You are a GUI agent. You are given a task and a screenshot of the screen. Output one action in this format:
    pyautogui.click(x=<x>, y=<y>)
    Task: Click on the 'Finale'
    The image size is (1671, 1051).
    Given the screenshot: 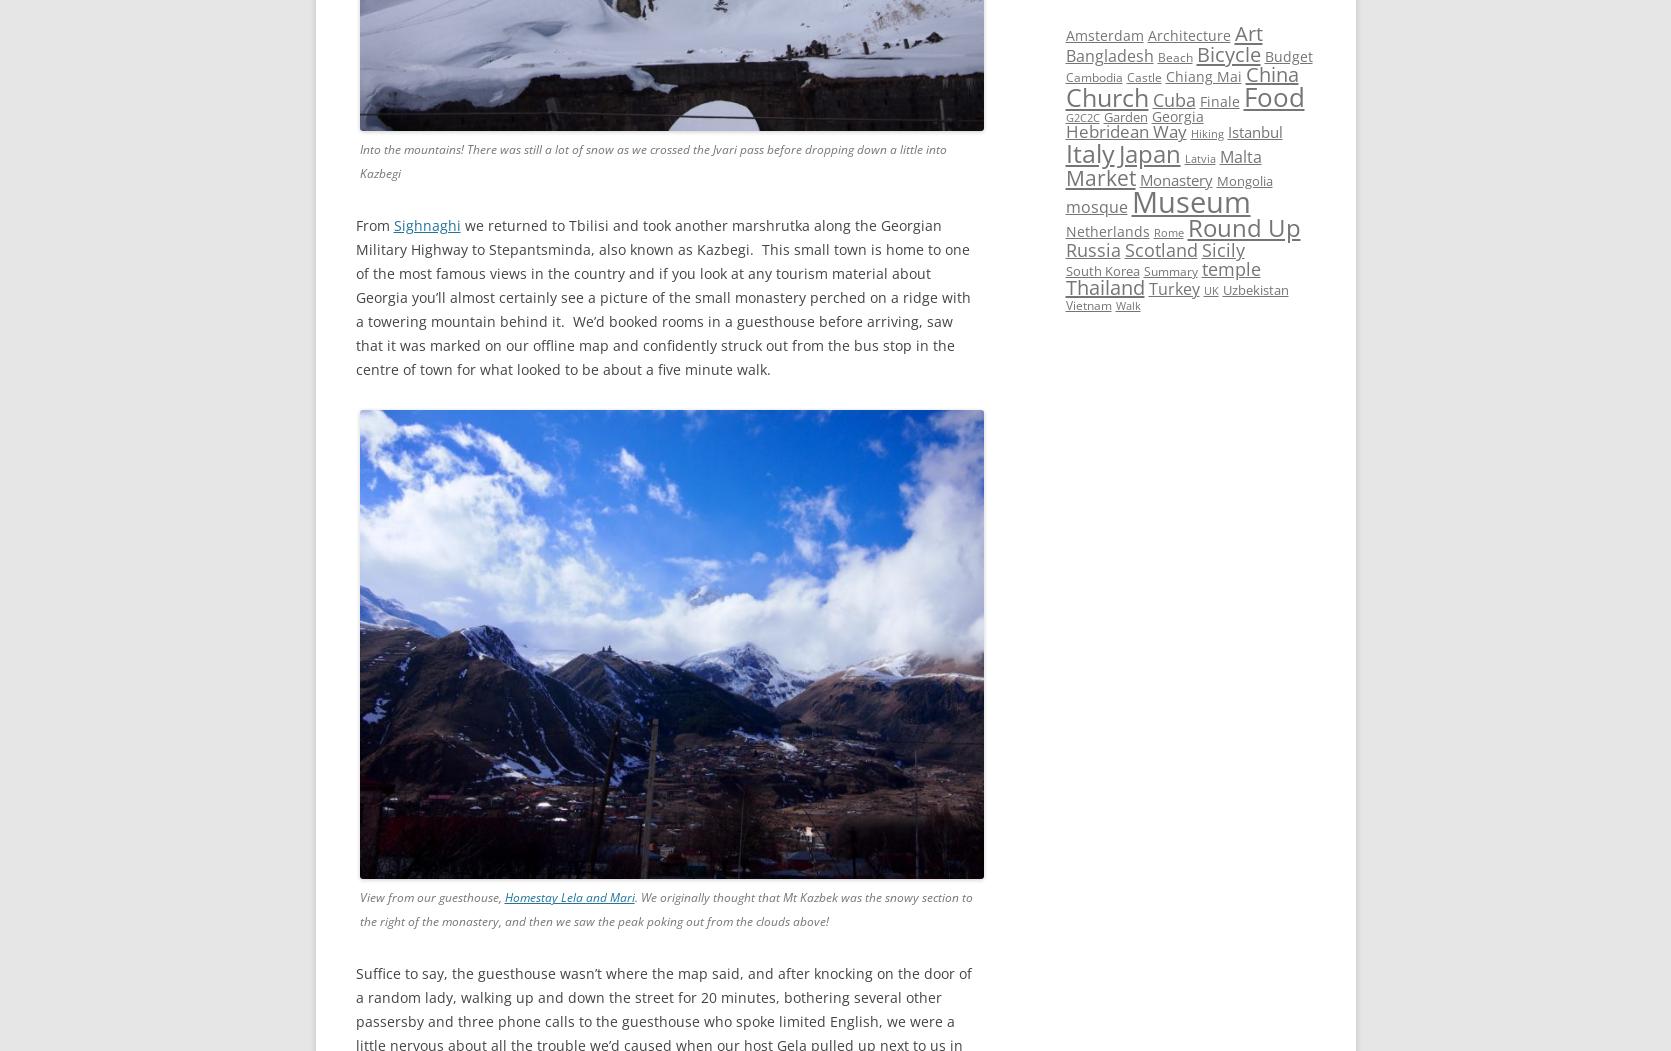 What is the action you would take?
    pyautogui.click(x=1198, y=100)
    